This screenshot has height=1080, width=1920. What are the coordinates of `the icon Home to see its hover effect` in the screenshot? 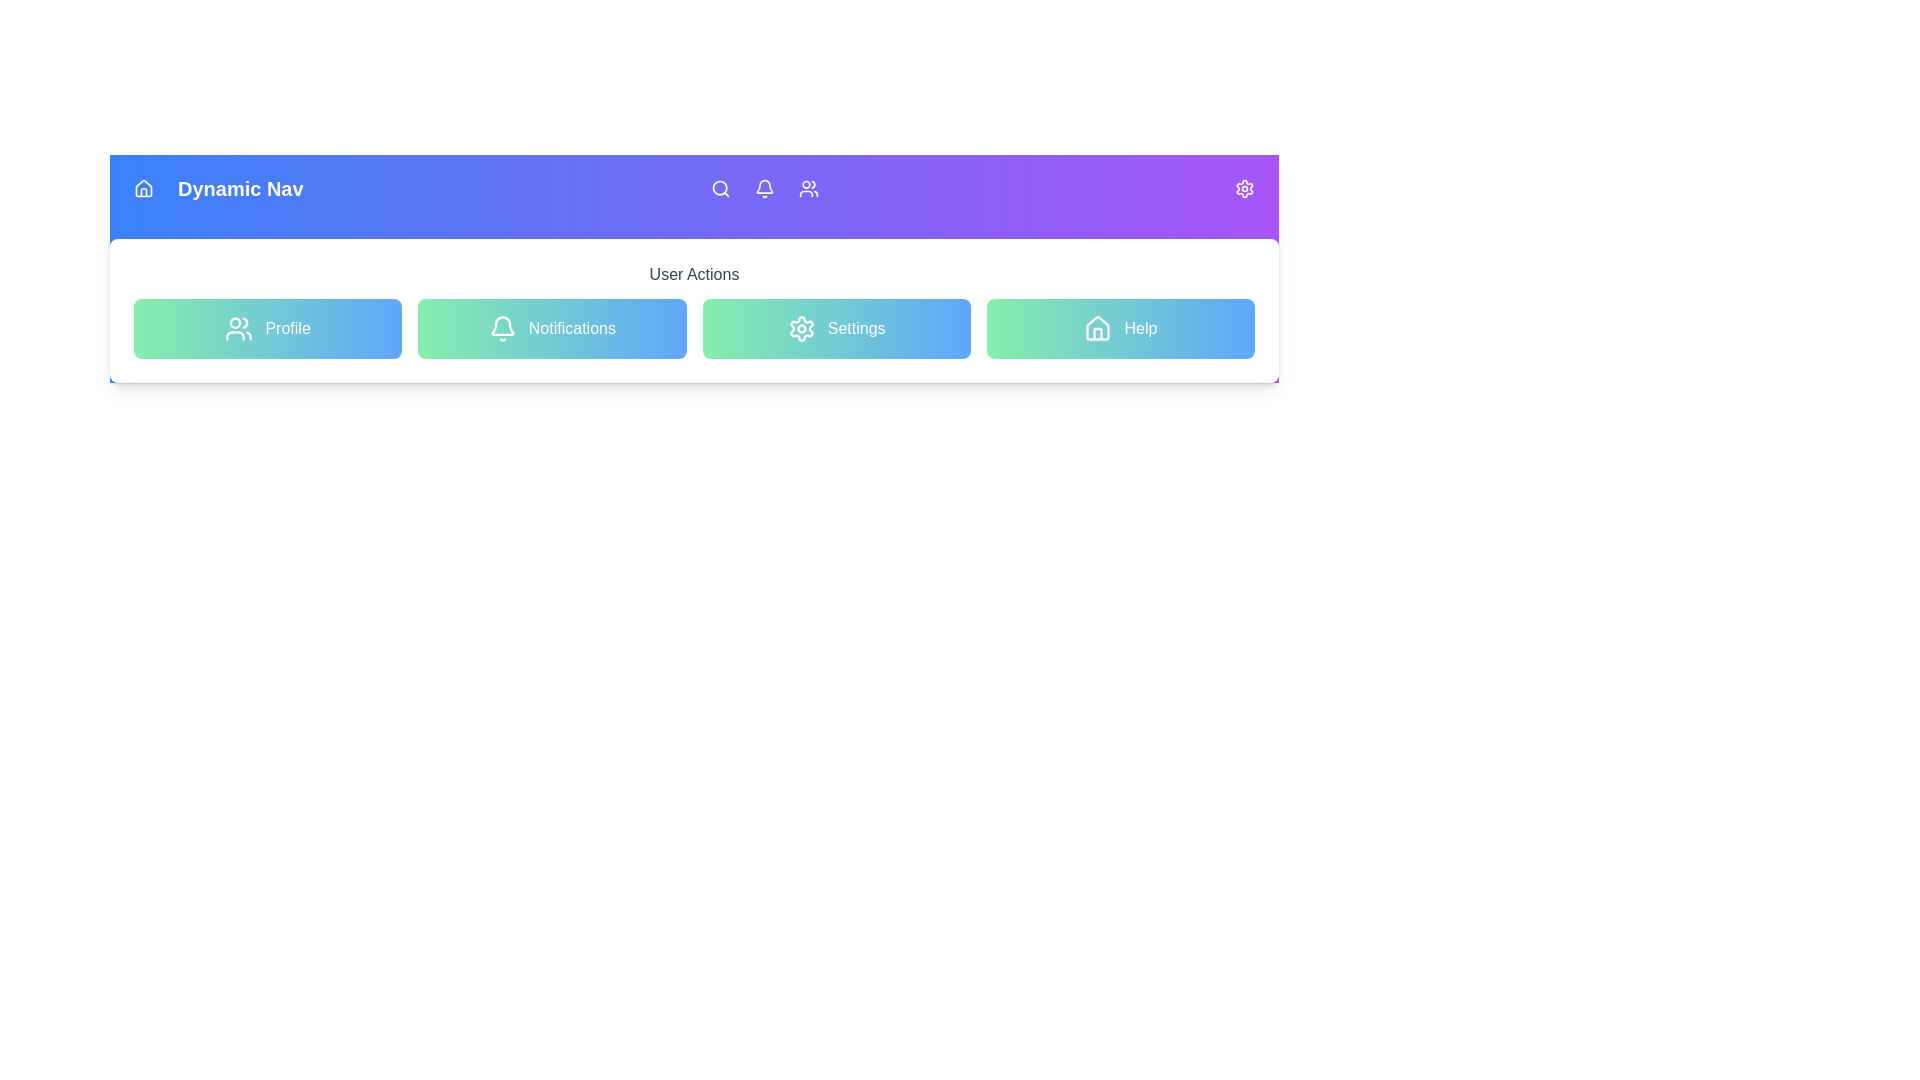 It's located at (143, 189).